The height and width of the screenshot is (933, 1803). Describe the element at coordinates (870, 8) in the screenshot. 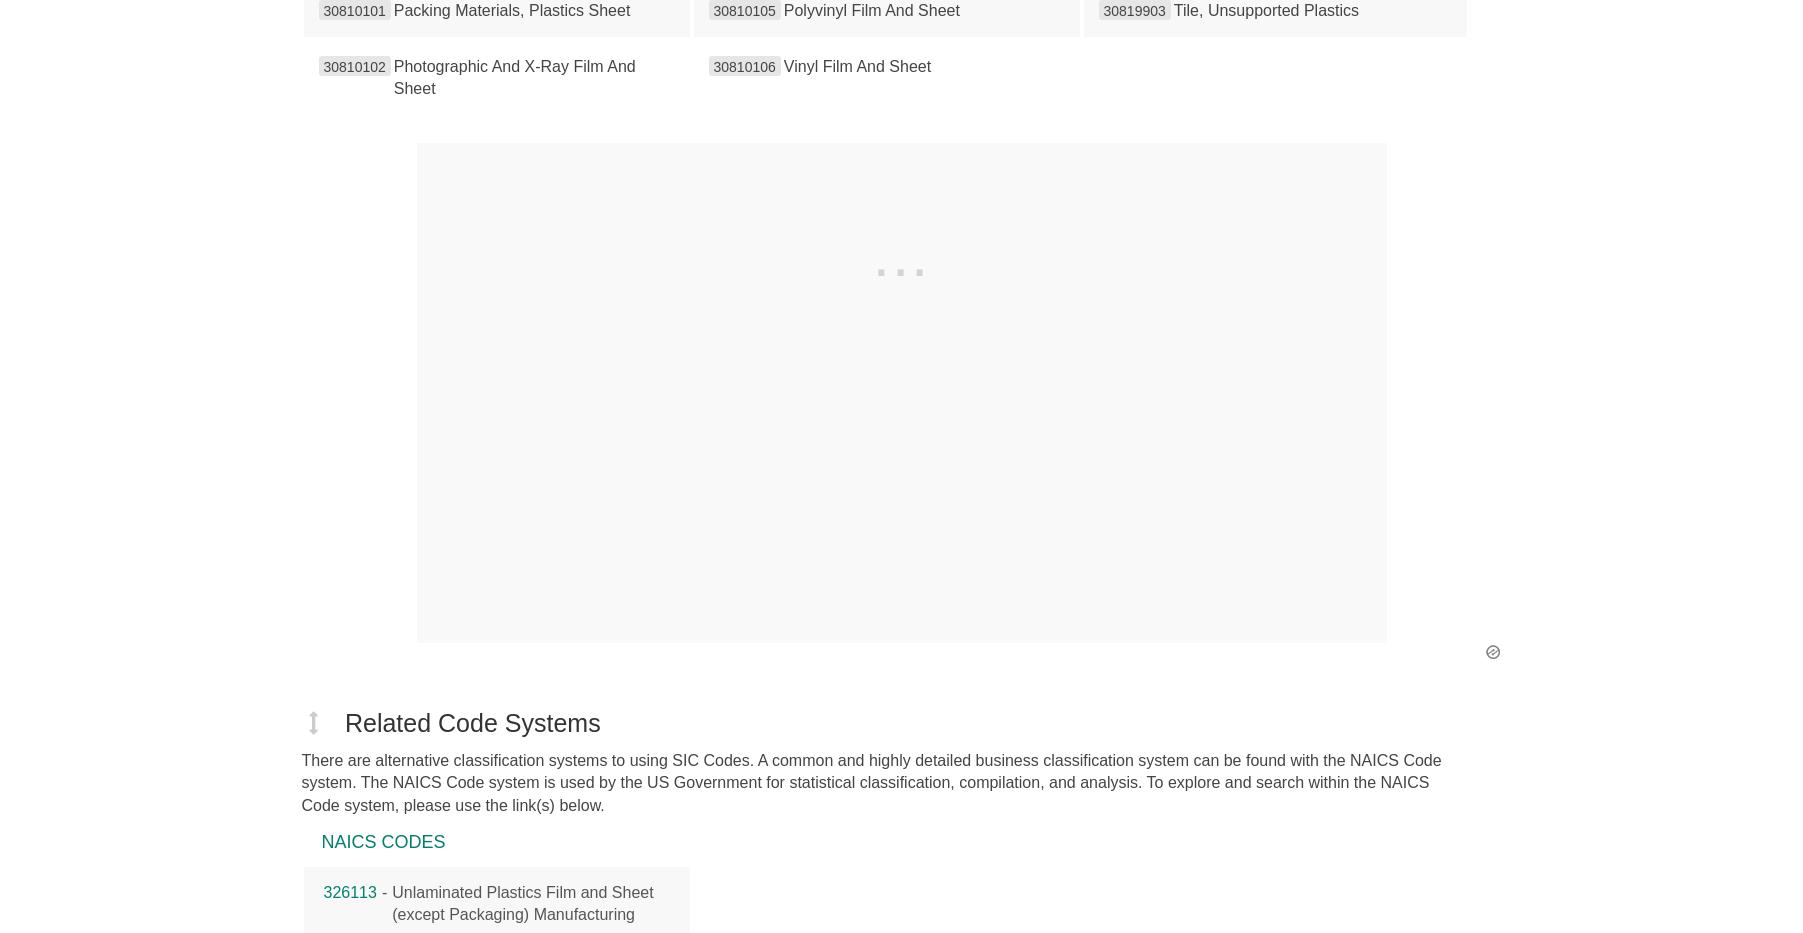

I see `'Polyvinyl Film And Sheet'` at that location.